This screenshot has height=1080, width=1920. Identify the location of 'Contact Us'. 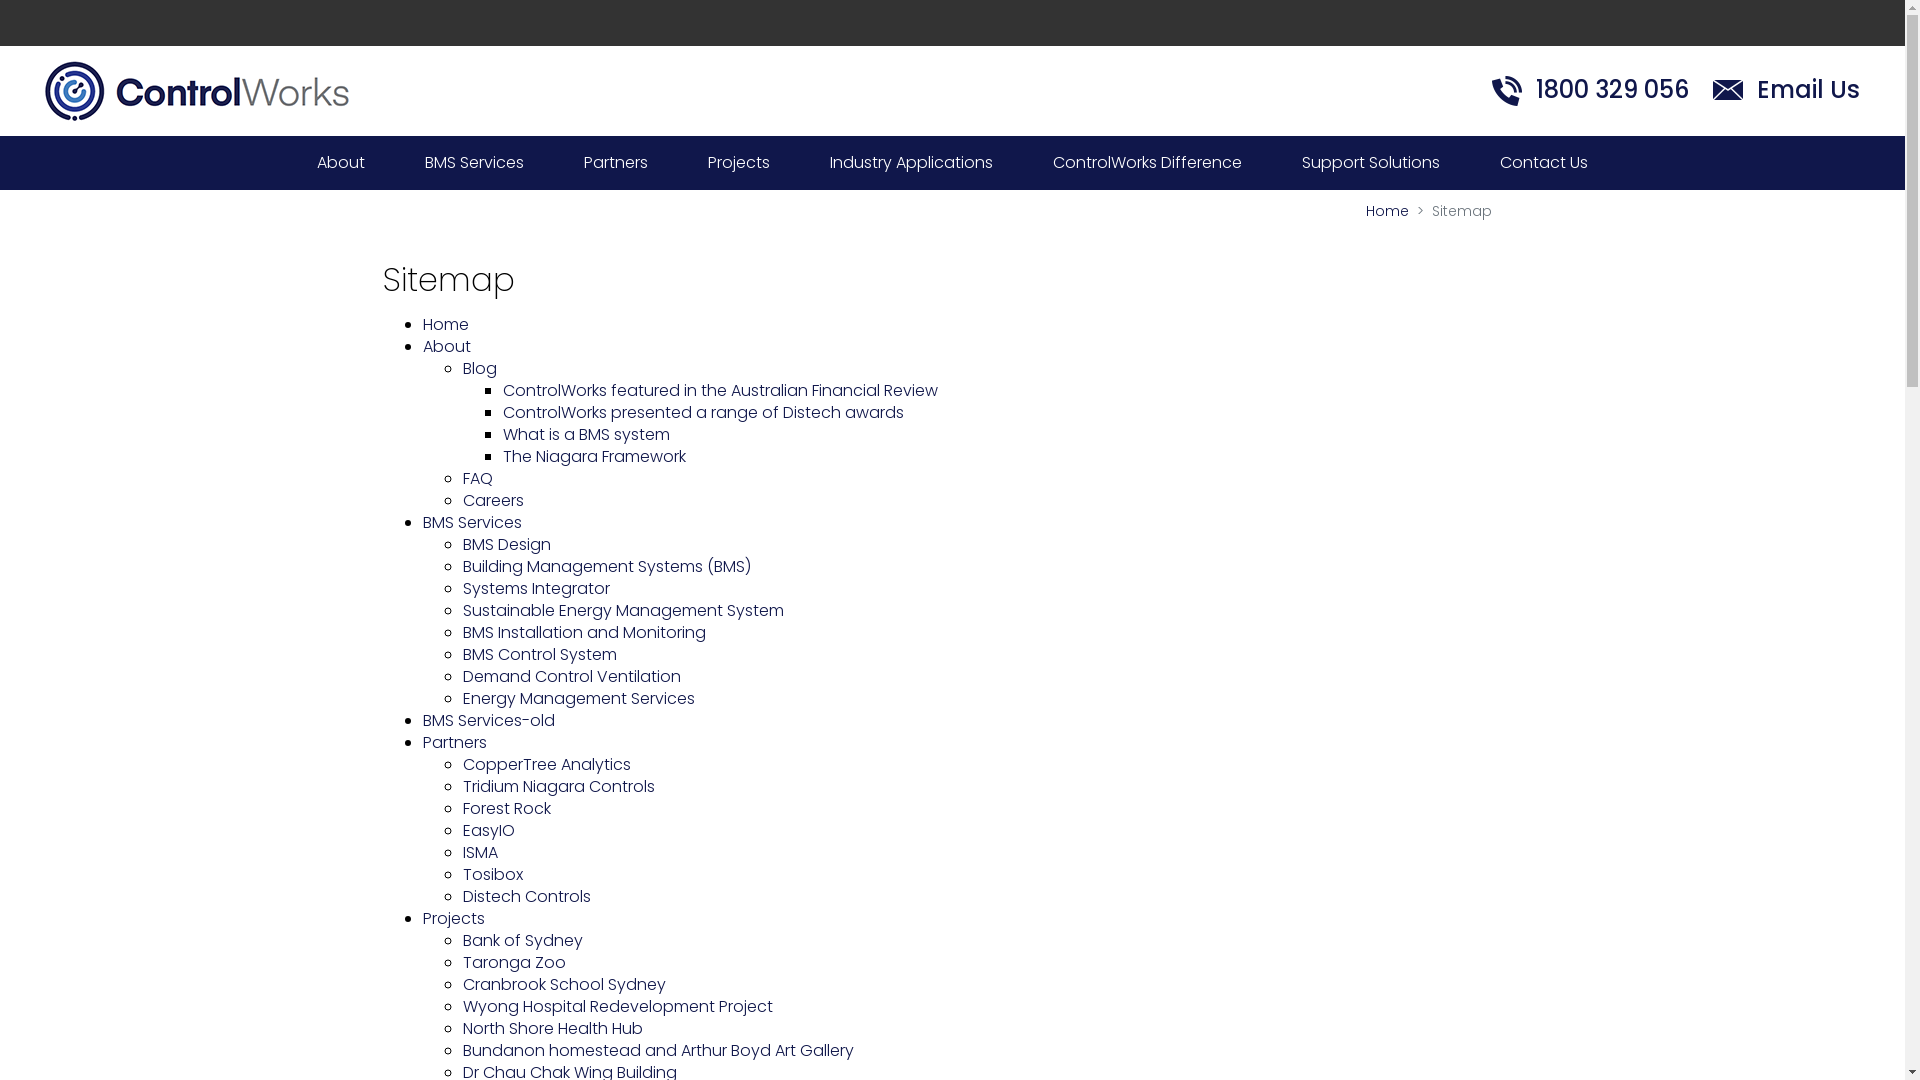
(1543, 161).